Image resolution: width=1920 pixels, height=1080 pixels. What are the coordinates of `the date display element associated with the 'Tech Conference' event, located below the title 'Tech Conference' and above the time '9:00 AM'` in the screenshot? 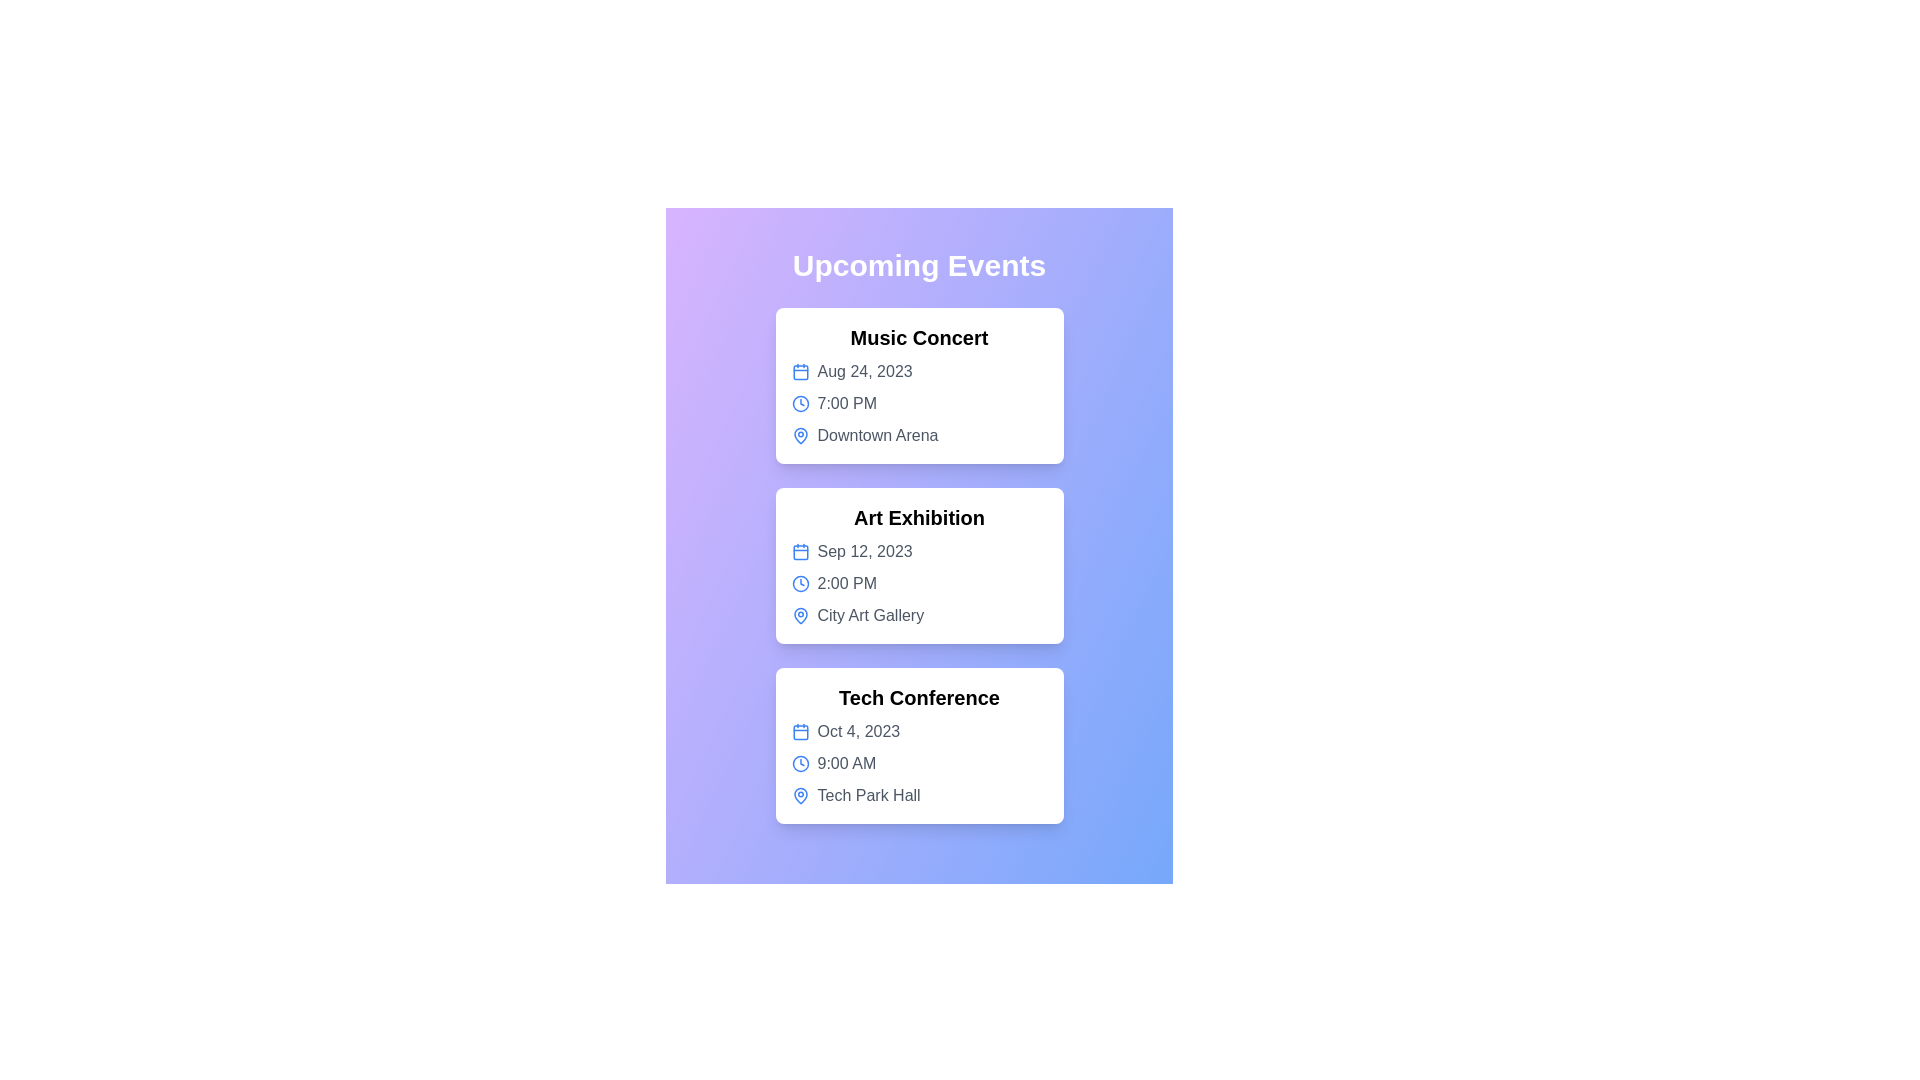 It's located at (918, 732).